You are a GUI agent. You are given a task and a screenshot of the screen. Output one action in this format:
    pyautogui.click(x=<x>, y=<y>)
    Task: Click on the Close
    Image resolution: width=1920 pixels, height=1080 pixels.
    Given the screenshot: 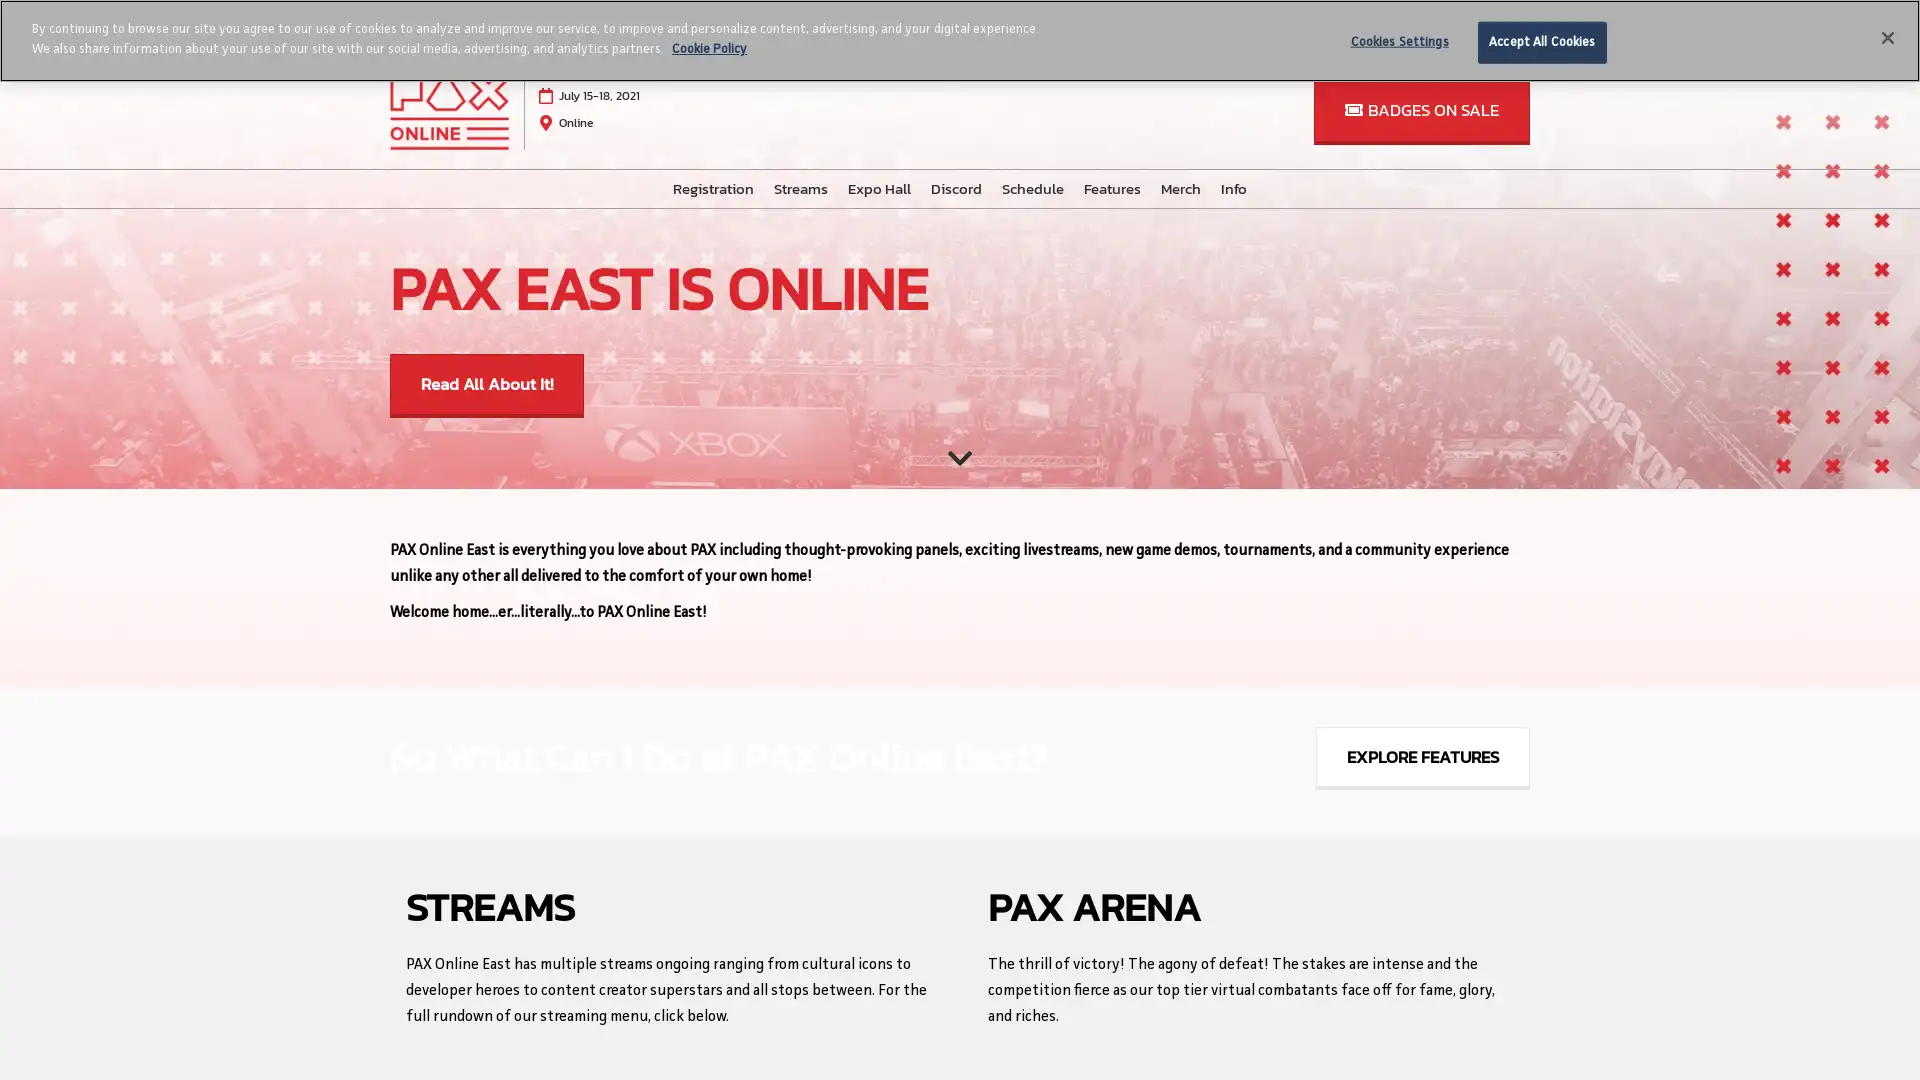 What is the action you would take?
    pyautogui.click(x=1886, y=38)
    